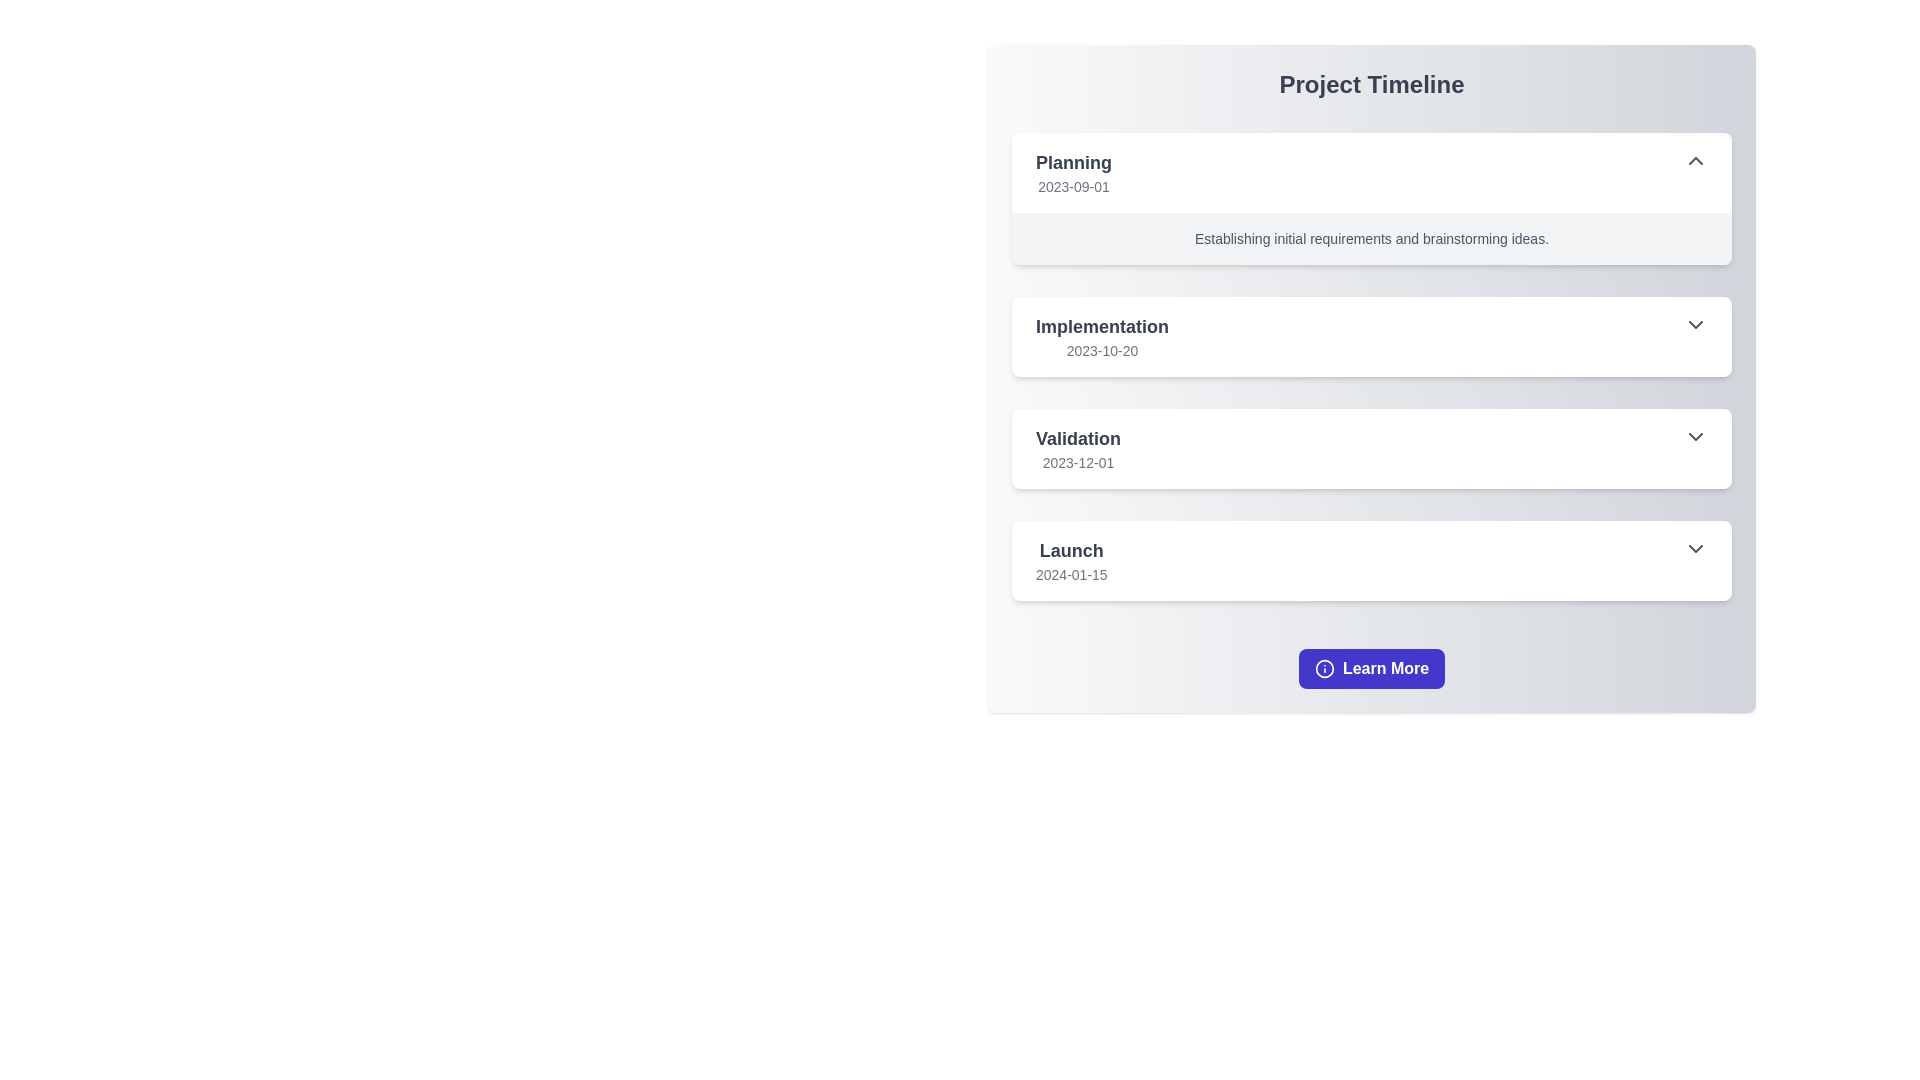  Describe the element at coordinates (1070, 551) in the screenshot. I see `the text label summarizing the event 'Launch' located at the bottom of the vertical timeline` at that location.